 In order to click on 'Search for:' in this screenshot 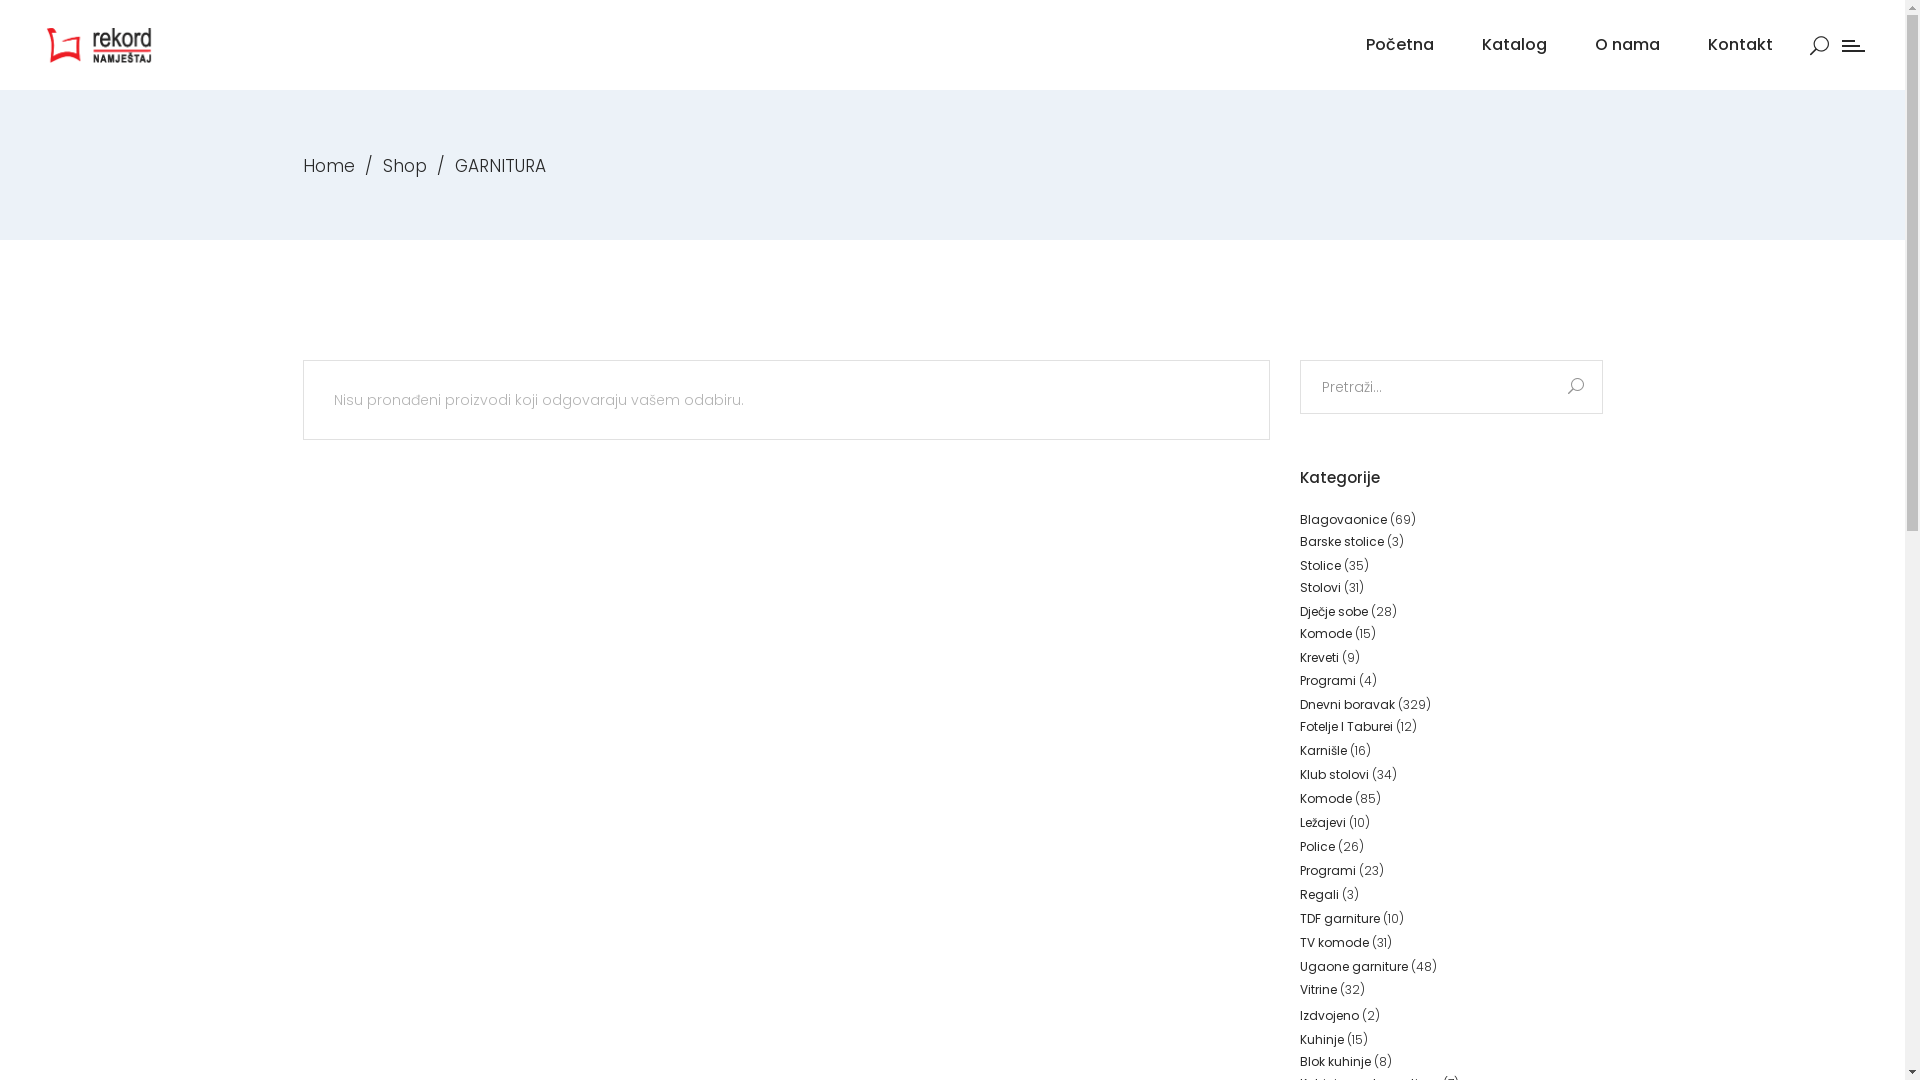, I will do `click(1424, 386)`.